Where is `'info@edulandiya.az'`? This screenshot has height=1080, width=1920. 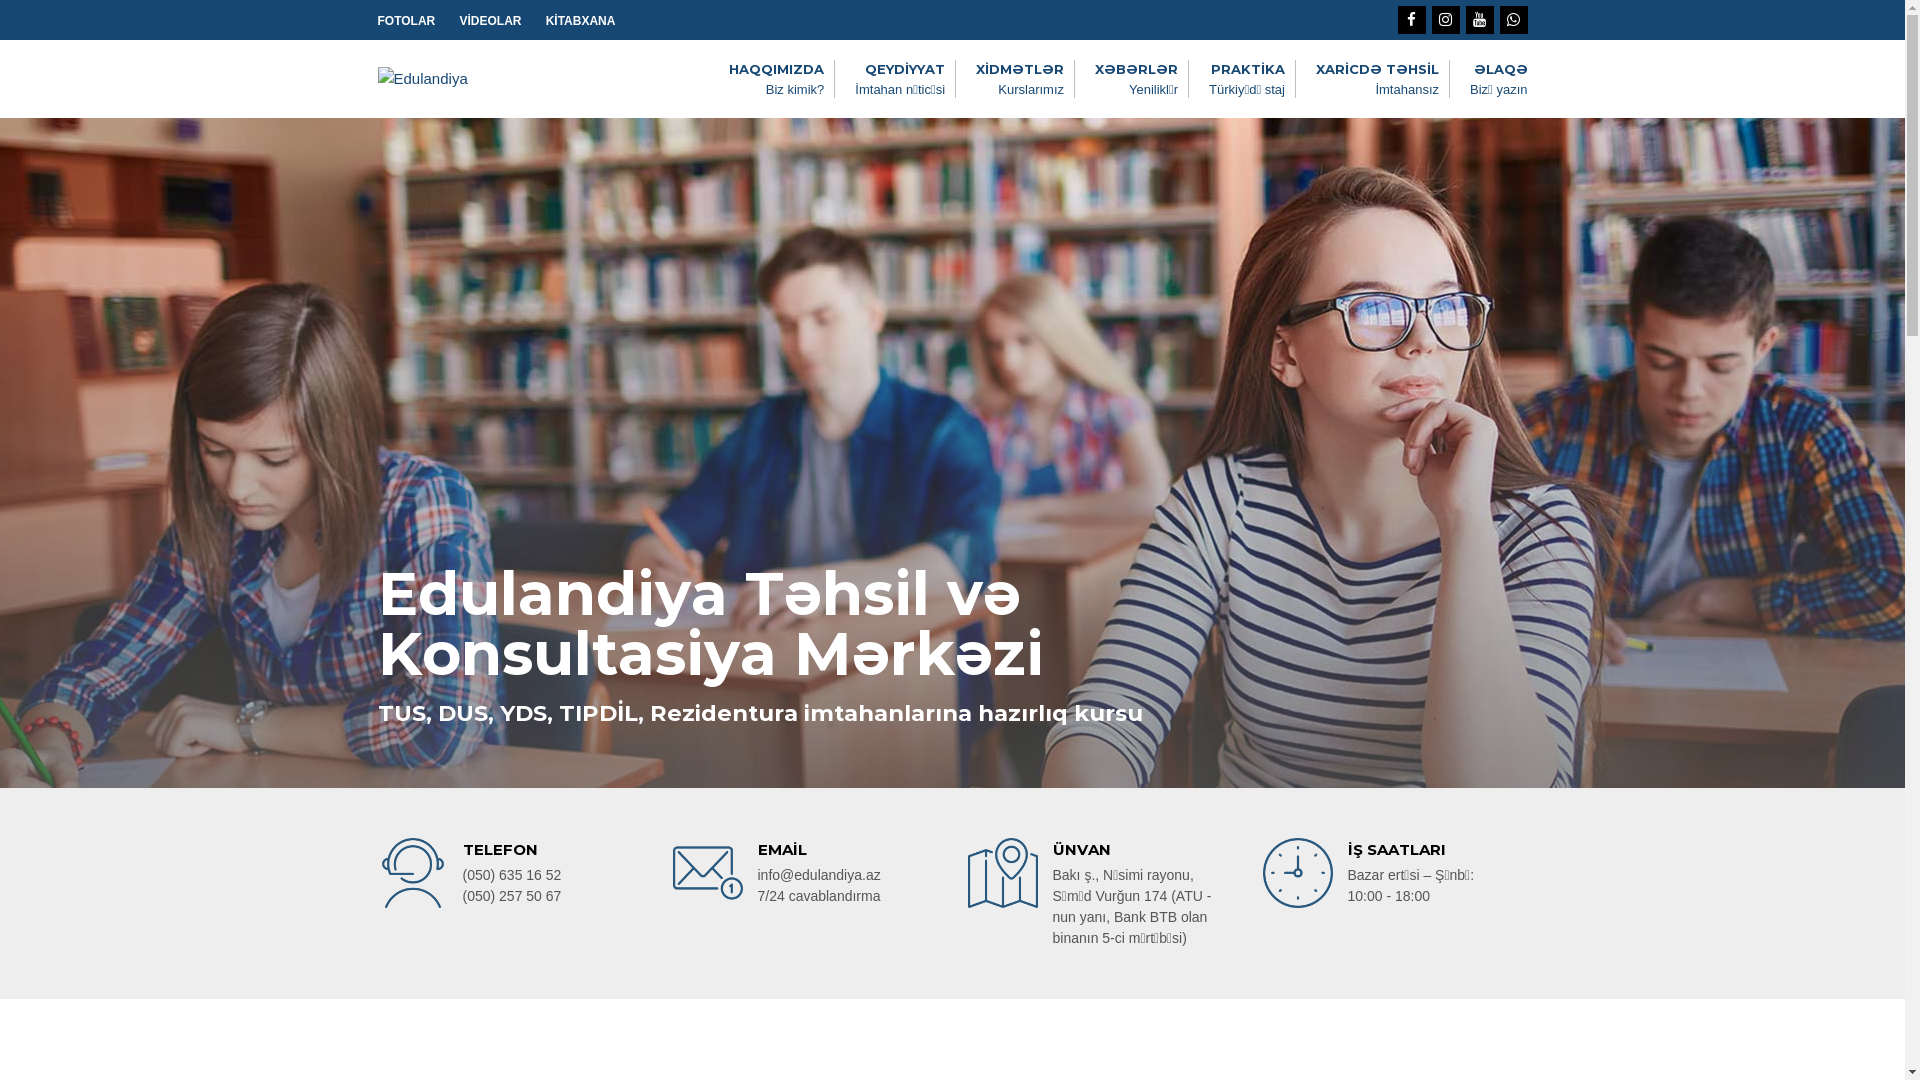 'info@edulandiya.az' is located at coordinates (757, 874).